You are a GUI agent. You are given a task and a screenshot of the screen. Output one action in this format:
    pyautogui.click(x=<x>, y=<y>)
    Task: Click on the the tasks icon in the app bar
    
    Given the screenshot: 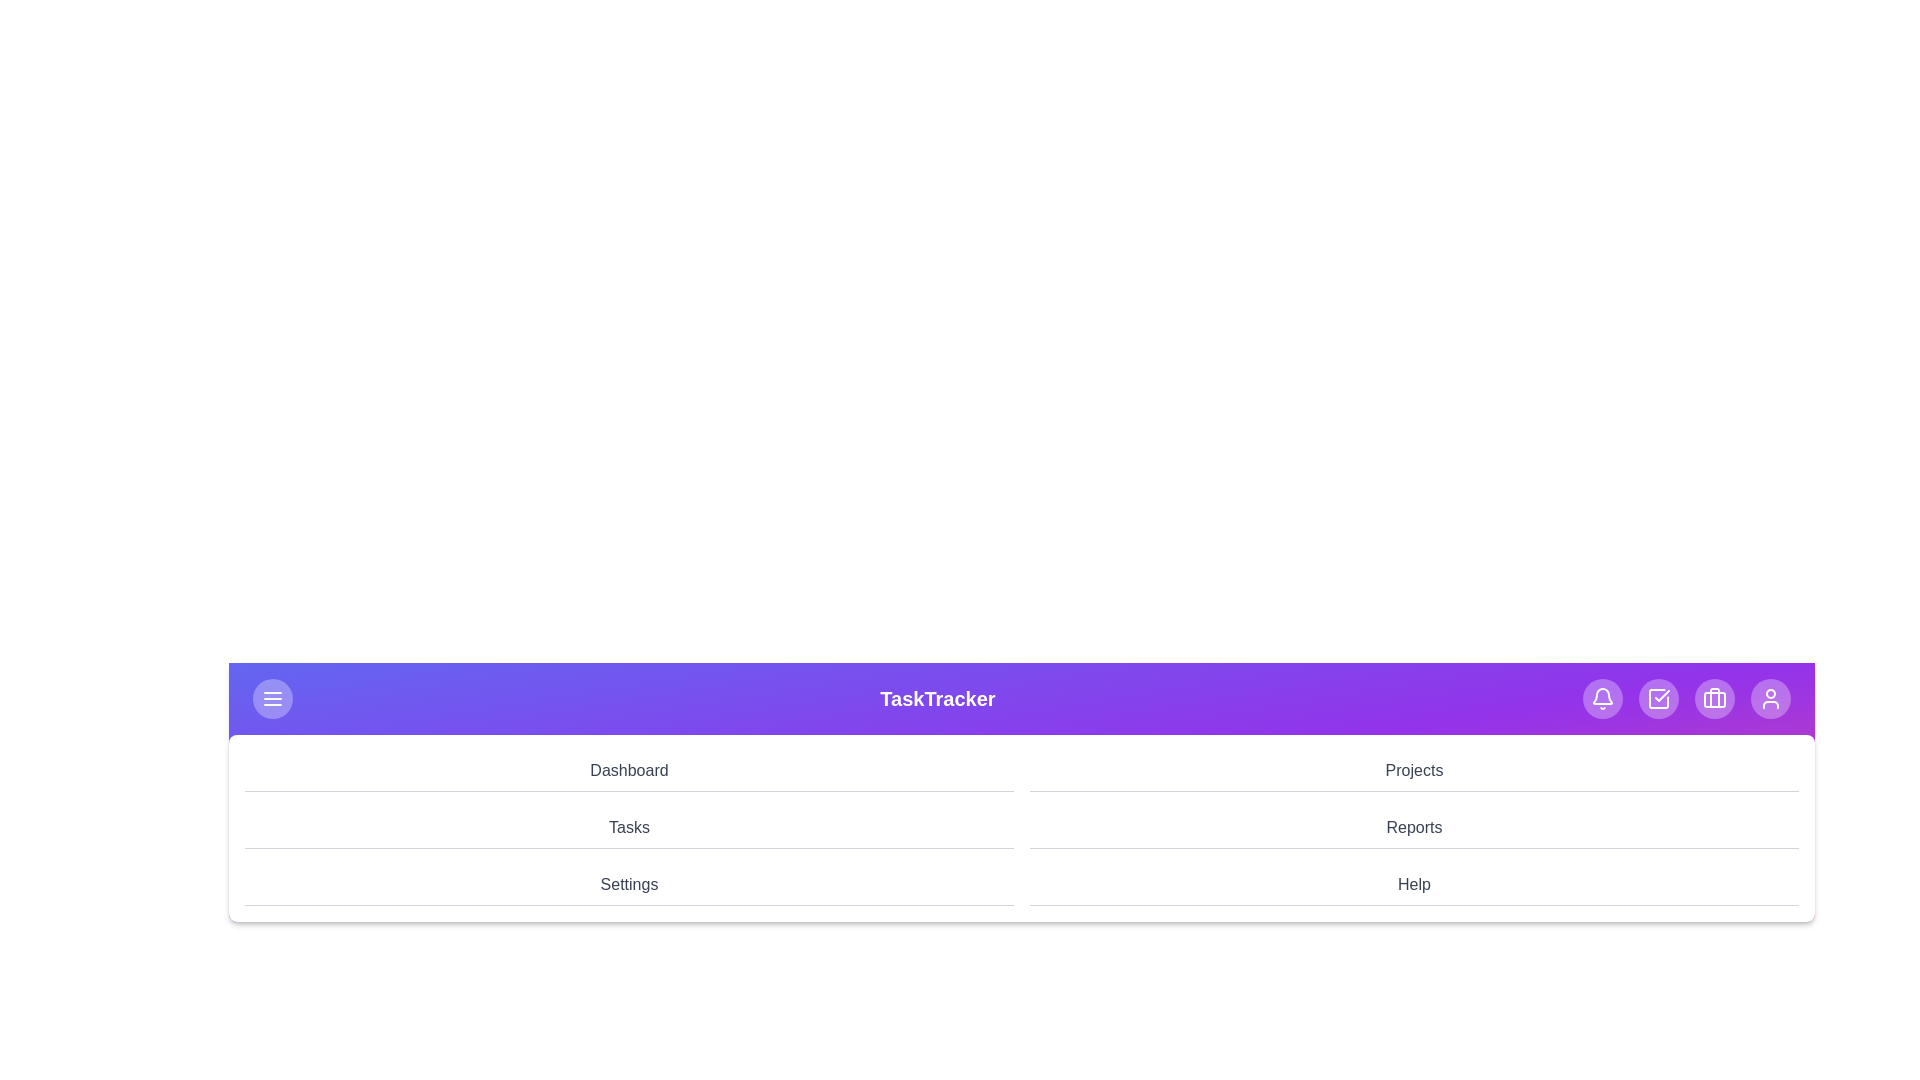 What is the action you would take?
    pyautogui.click(x=1659, y=697)
    